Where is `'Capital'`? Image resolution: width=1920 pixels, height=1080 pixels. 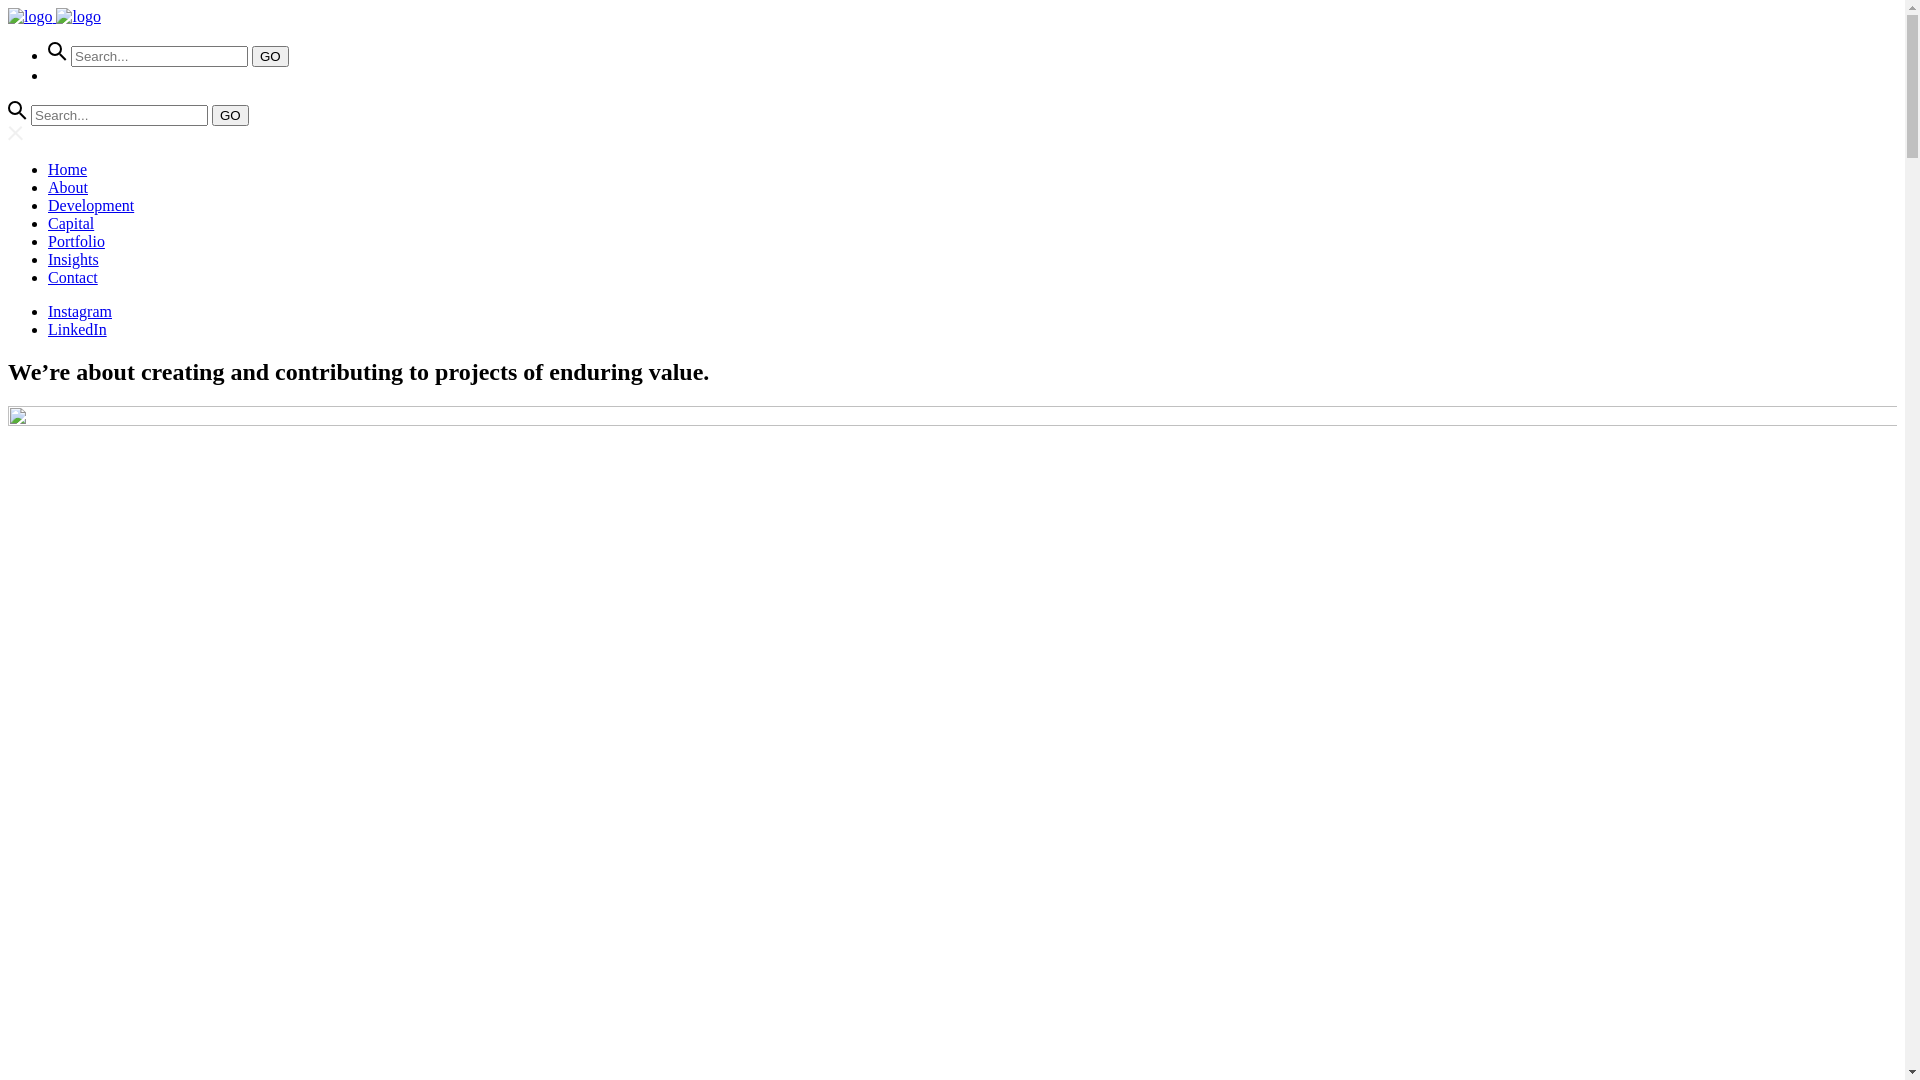
'Capital' is located at coordinates (71, 223).